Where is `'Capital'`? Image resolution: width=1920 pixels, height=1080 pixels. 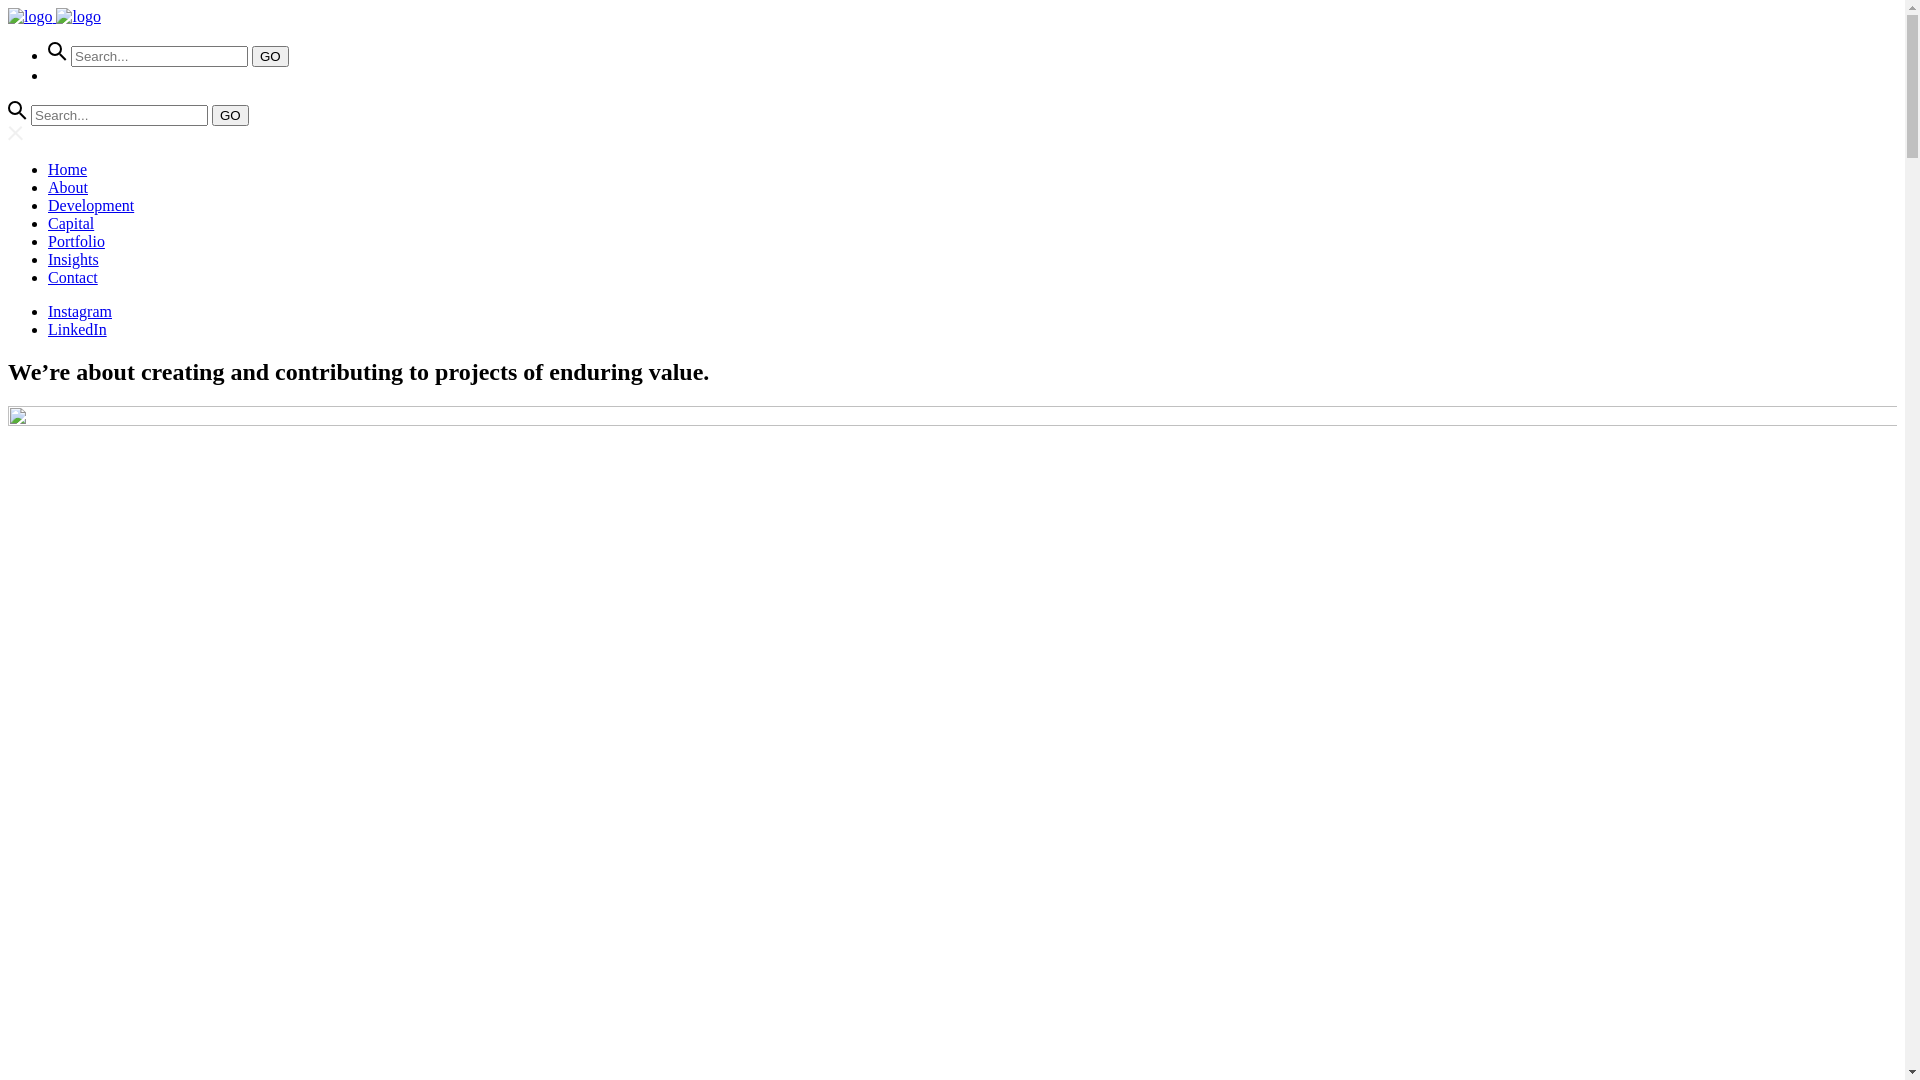
'Capital' is located at coordinates (71, 223).